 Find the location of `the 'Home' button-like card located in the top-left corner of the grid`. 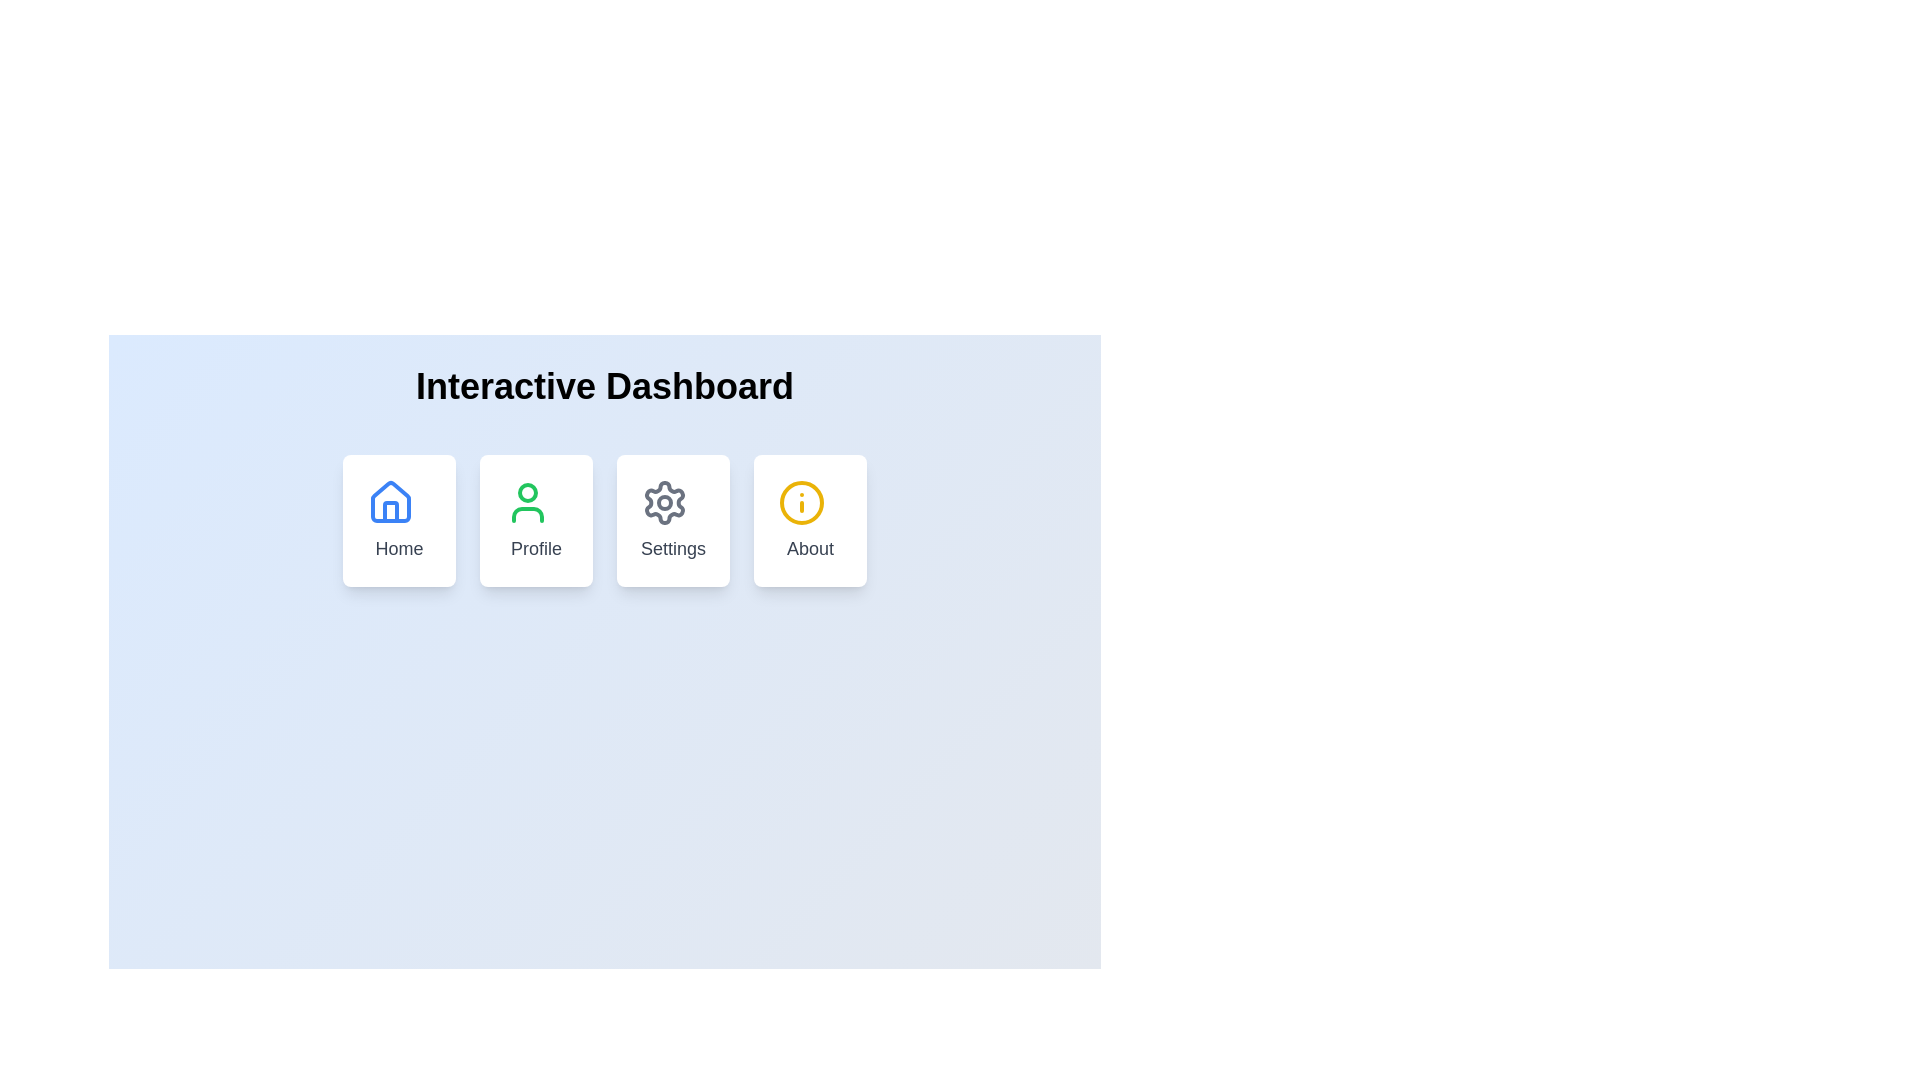

the 'Home' button-like card located in the top-left corner of the grid is located at coordinates (399, 519).